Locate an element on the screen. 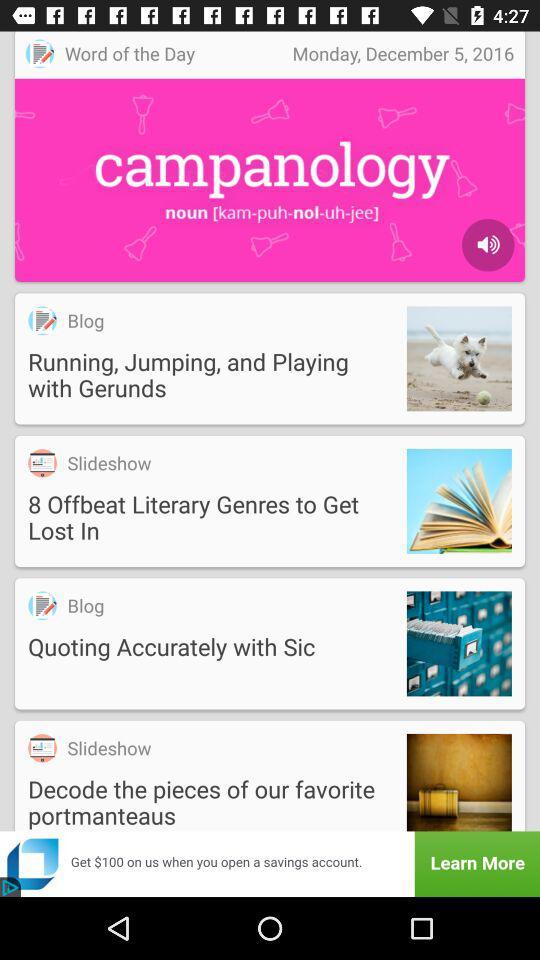 The height and width of the screenshot is (960, 540). volume is located at coordinates (487, 244).